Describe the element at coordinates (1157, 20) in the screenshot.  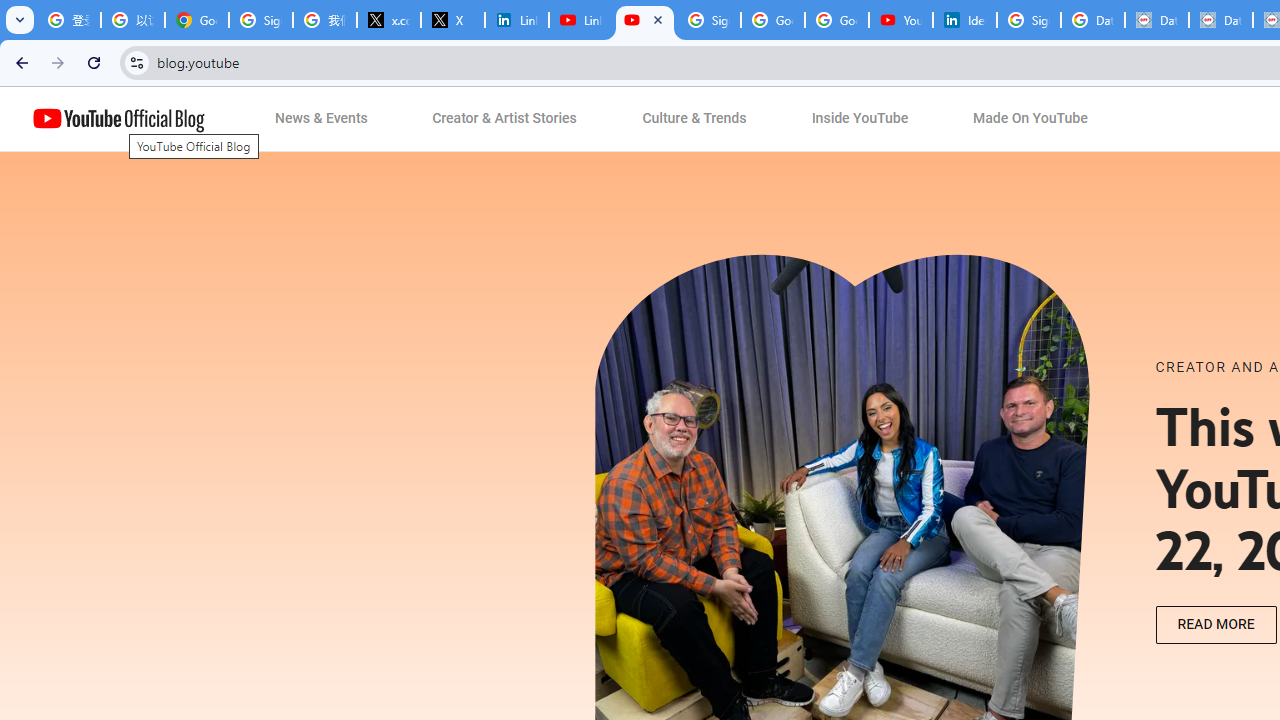
I see `'Data Privacy Framework'` at that location.